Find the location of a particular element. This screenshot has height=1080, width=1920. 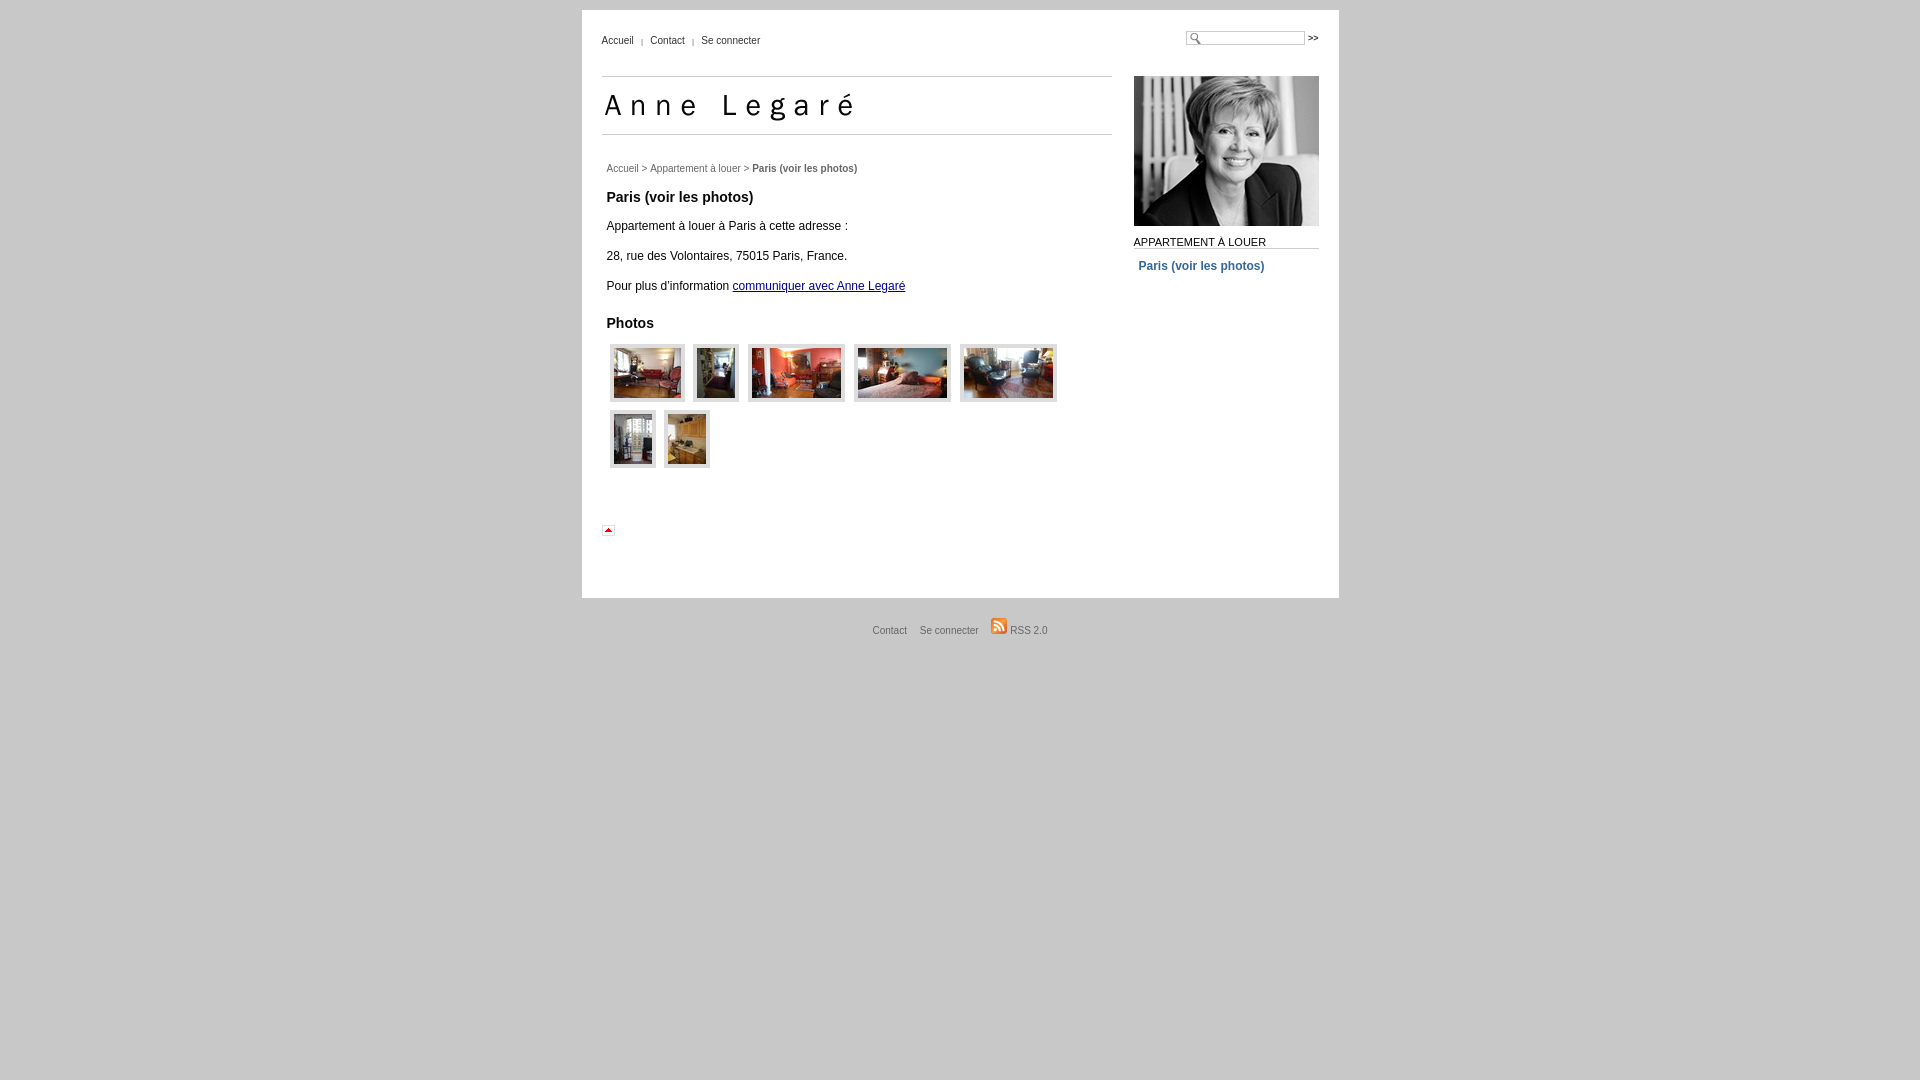

'Contact' is located at coordinates (667, 40).